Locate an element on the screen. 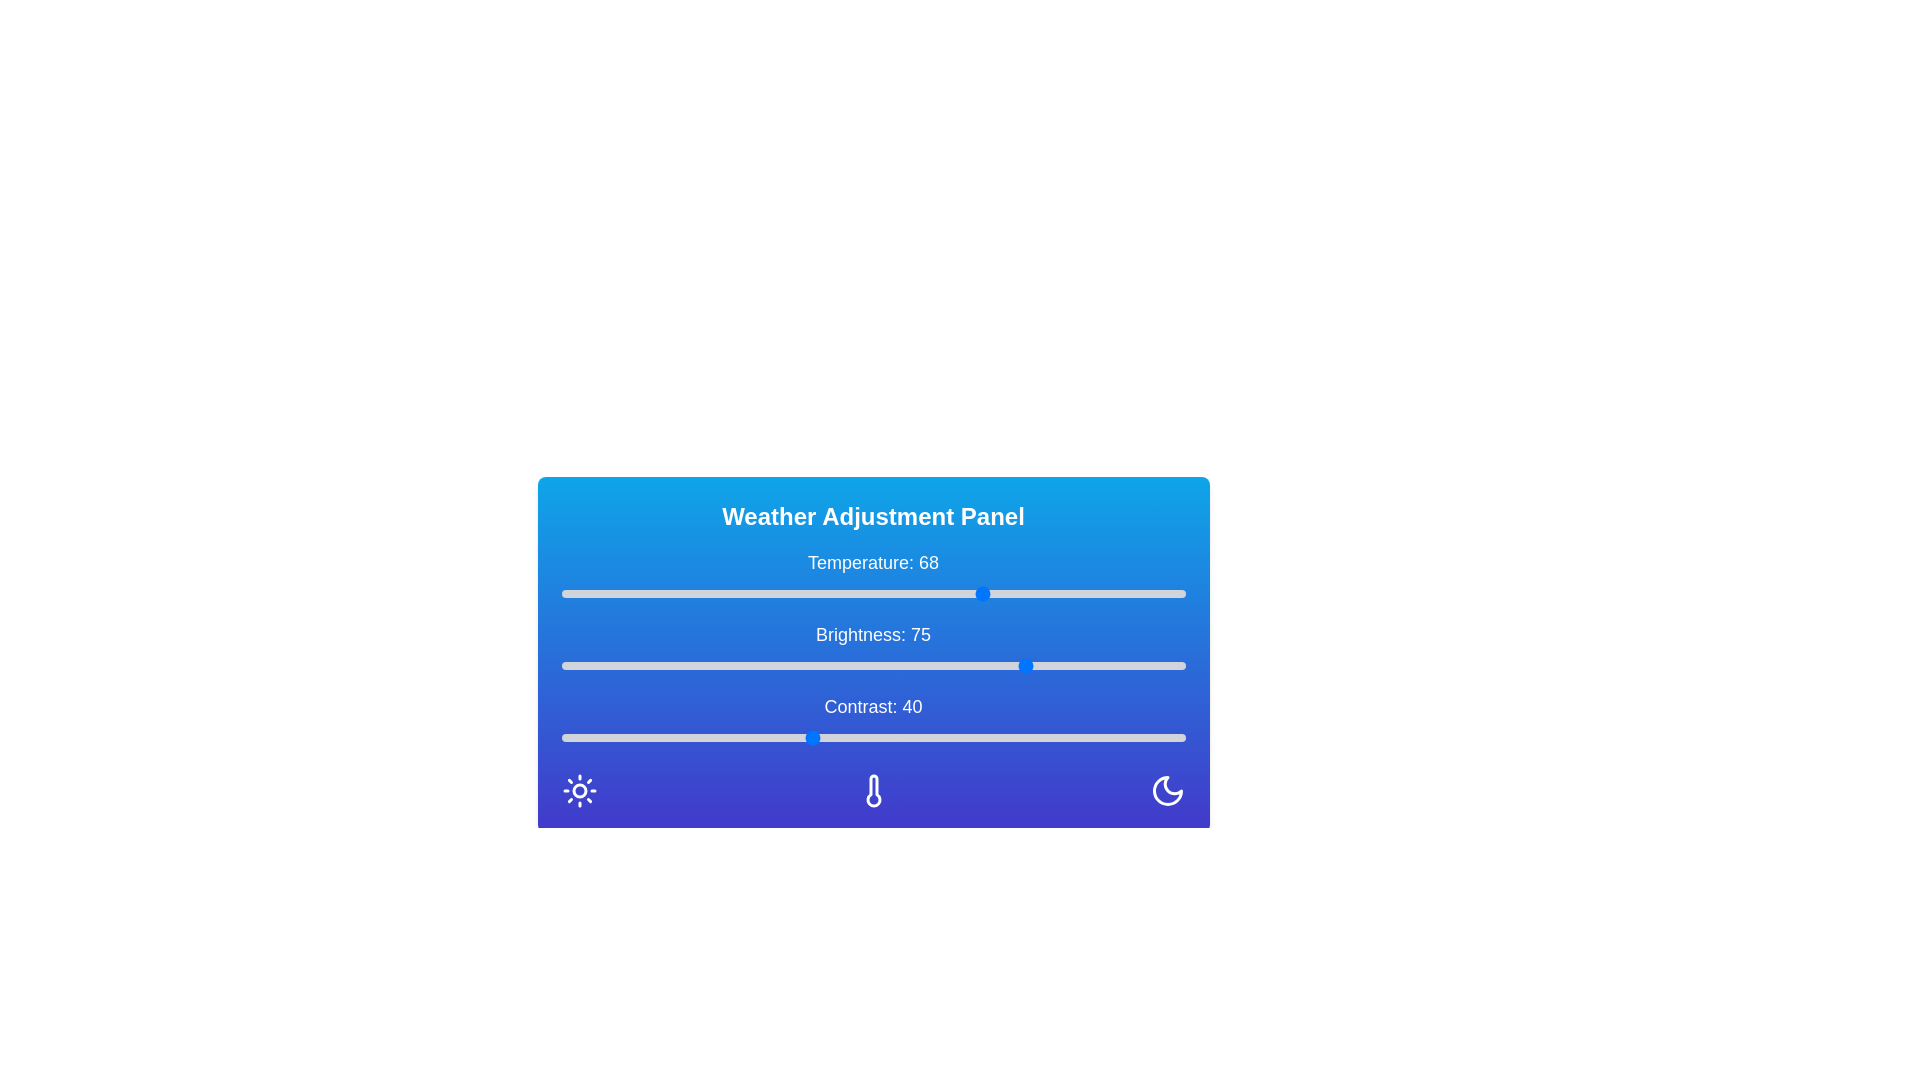  the Moon icon is located at coordinates (1167, 789).